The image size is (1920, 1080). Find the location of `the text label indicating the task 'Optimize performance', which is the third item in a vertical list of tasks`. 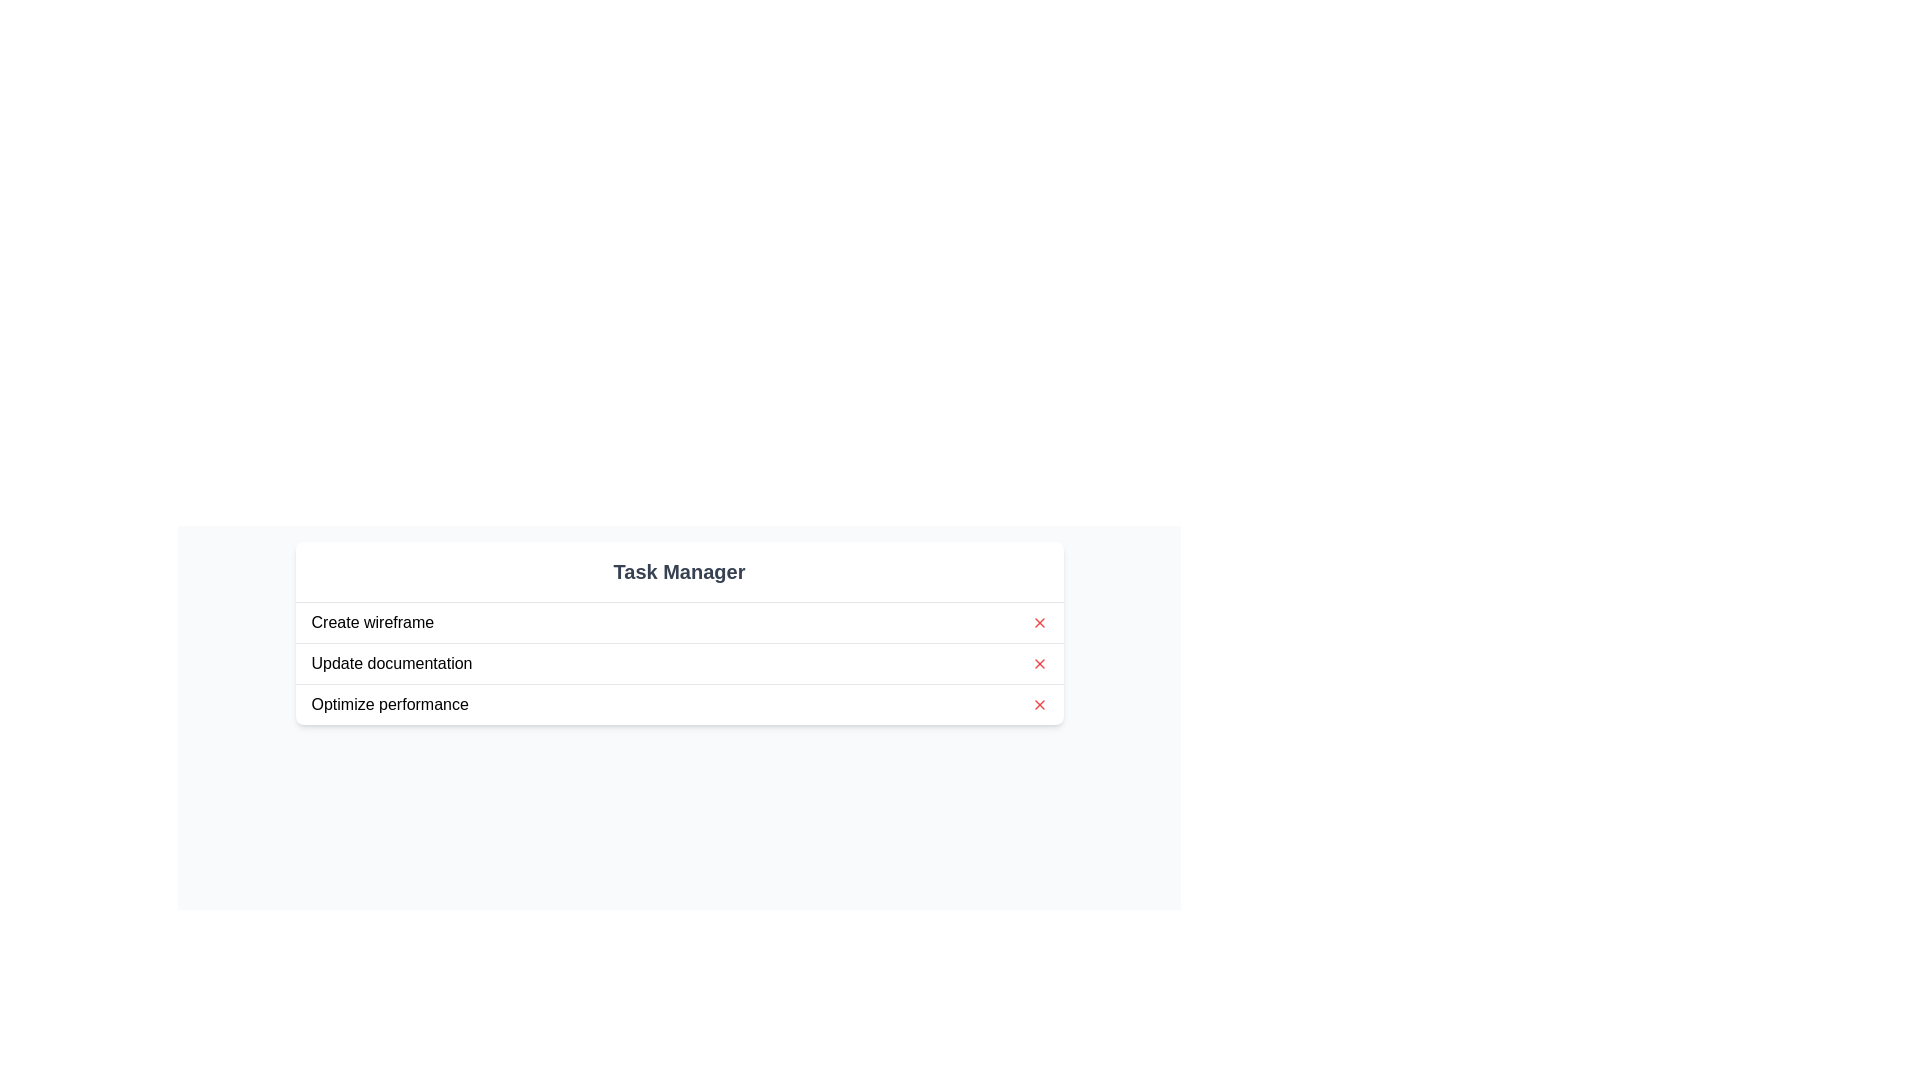

the text label indicating the task 'Optimize performance', which is the third item in a vertical list of tasks is located at coordinates (390, 704).